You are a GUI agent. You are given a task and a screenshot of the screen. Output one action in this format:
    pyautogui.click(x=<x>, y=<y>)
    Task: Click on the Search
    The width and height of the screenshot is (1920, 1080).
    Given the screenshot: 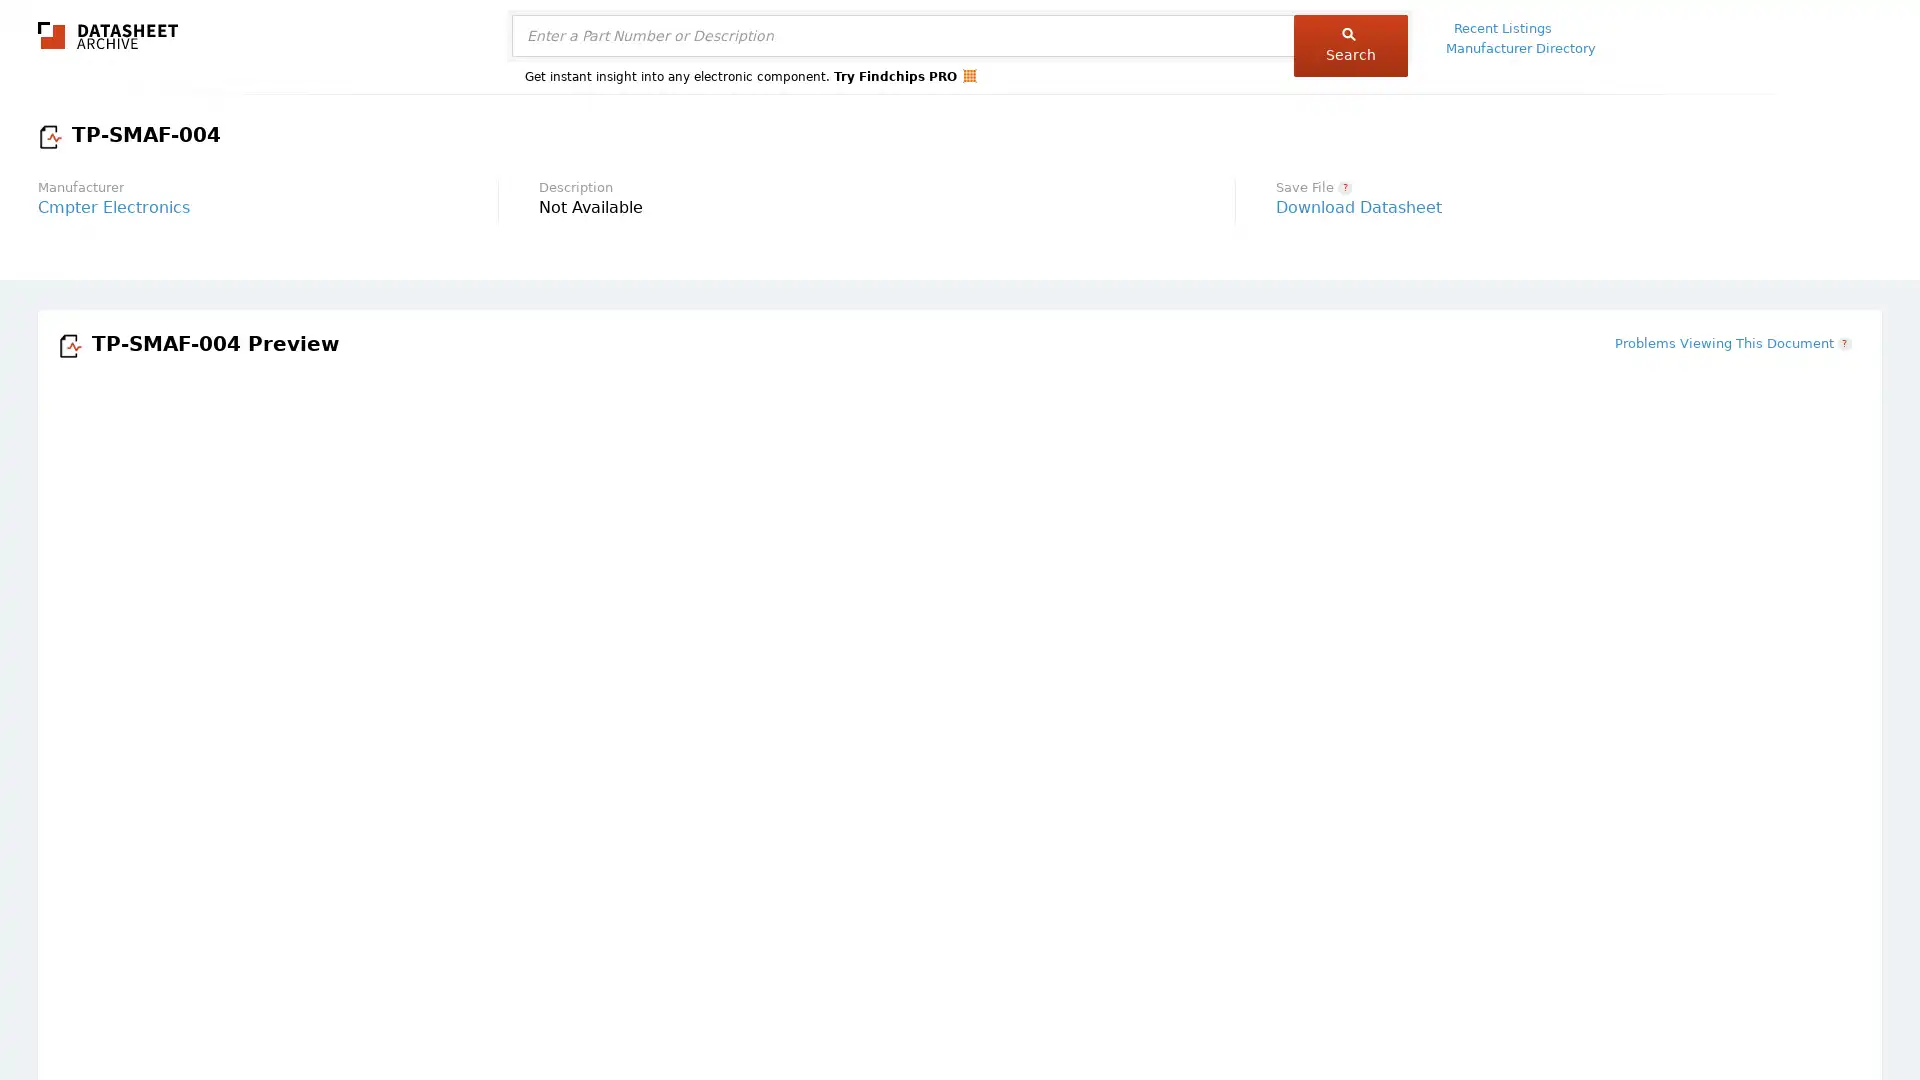 What is the action you would take?
    pyautogui.click(x=1349, y=45)
    